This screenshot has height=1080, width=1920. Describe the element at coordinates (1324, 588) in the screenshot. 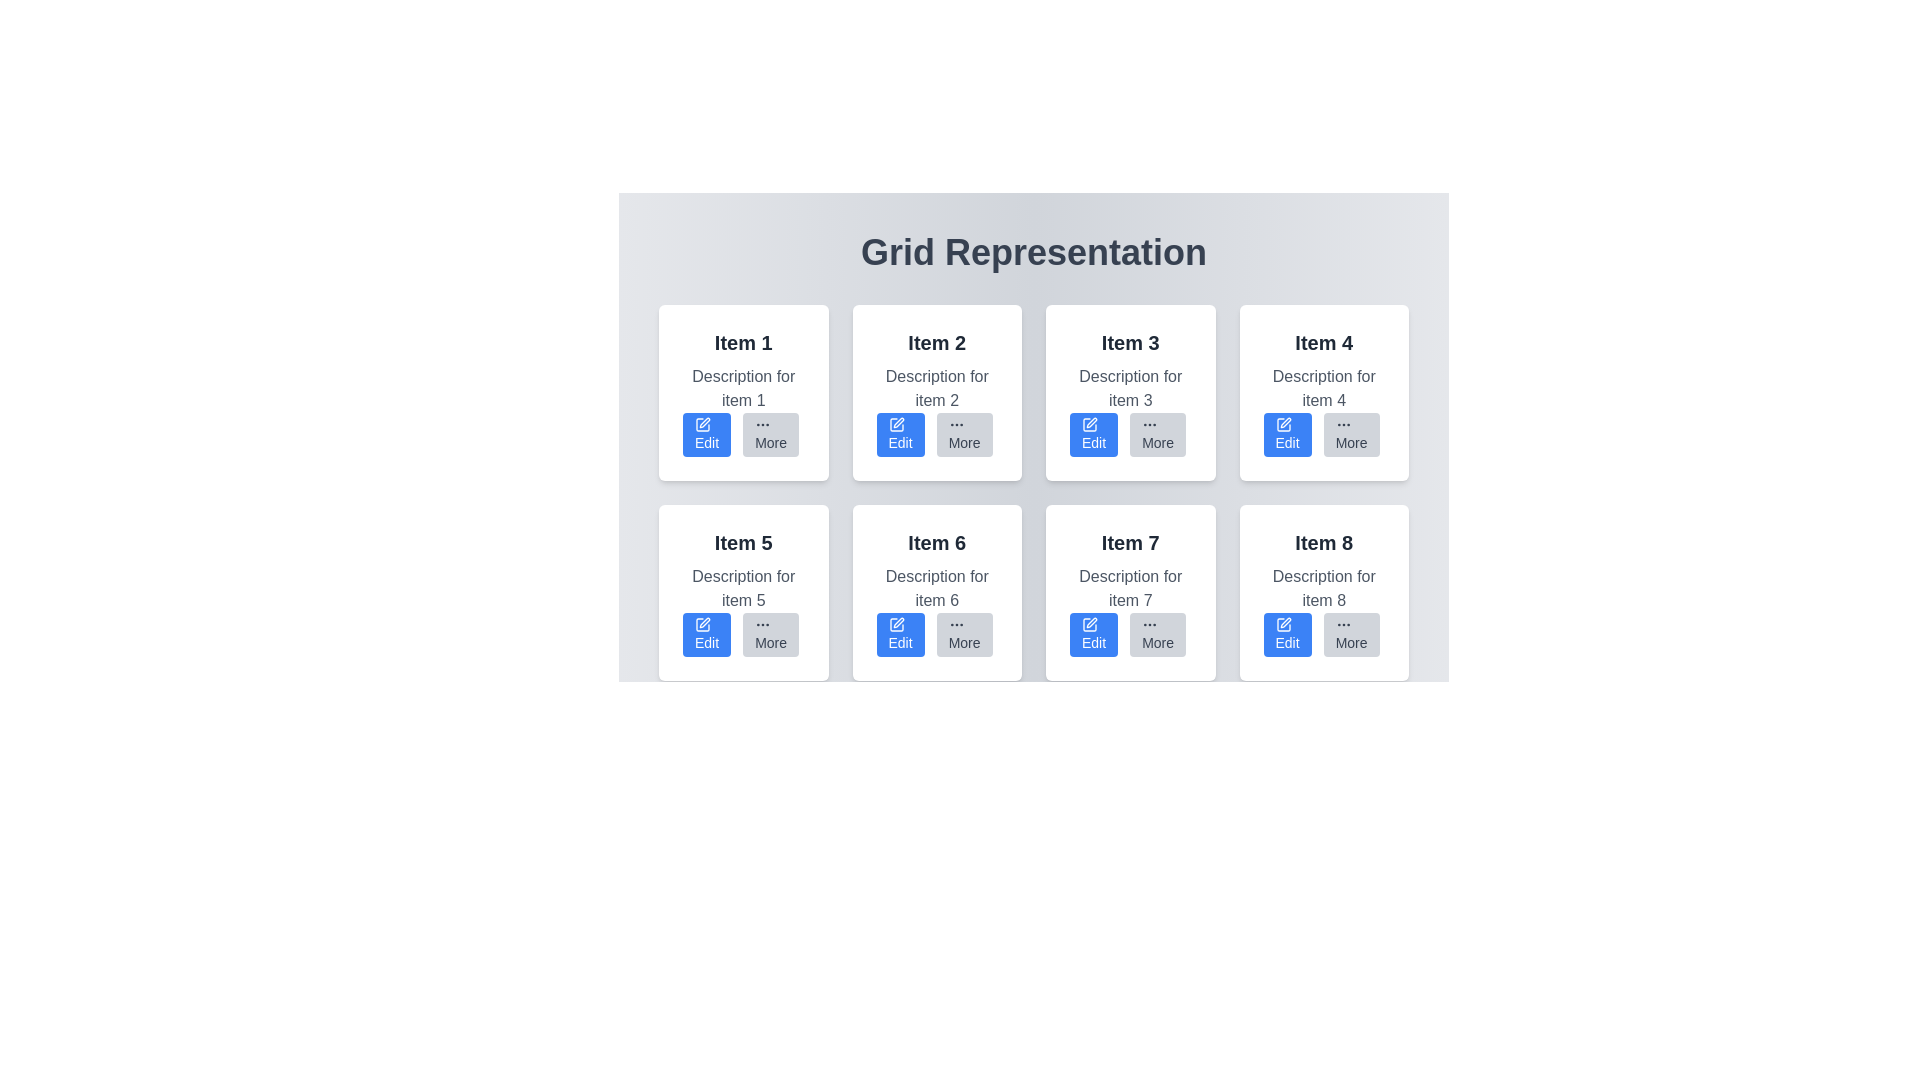

I see `the text block that reads 'Description for item 8', which is styled with a gray font color and located below the 'Item 8' title in the bottom-right card of a grid layout` at that location.